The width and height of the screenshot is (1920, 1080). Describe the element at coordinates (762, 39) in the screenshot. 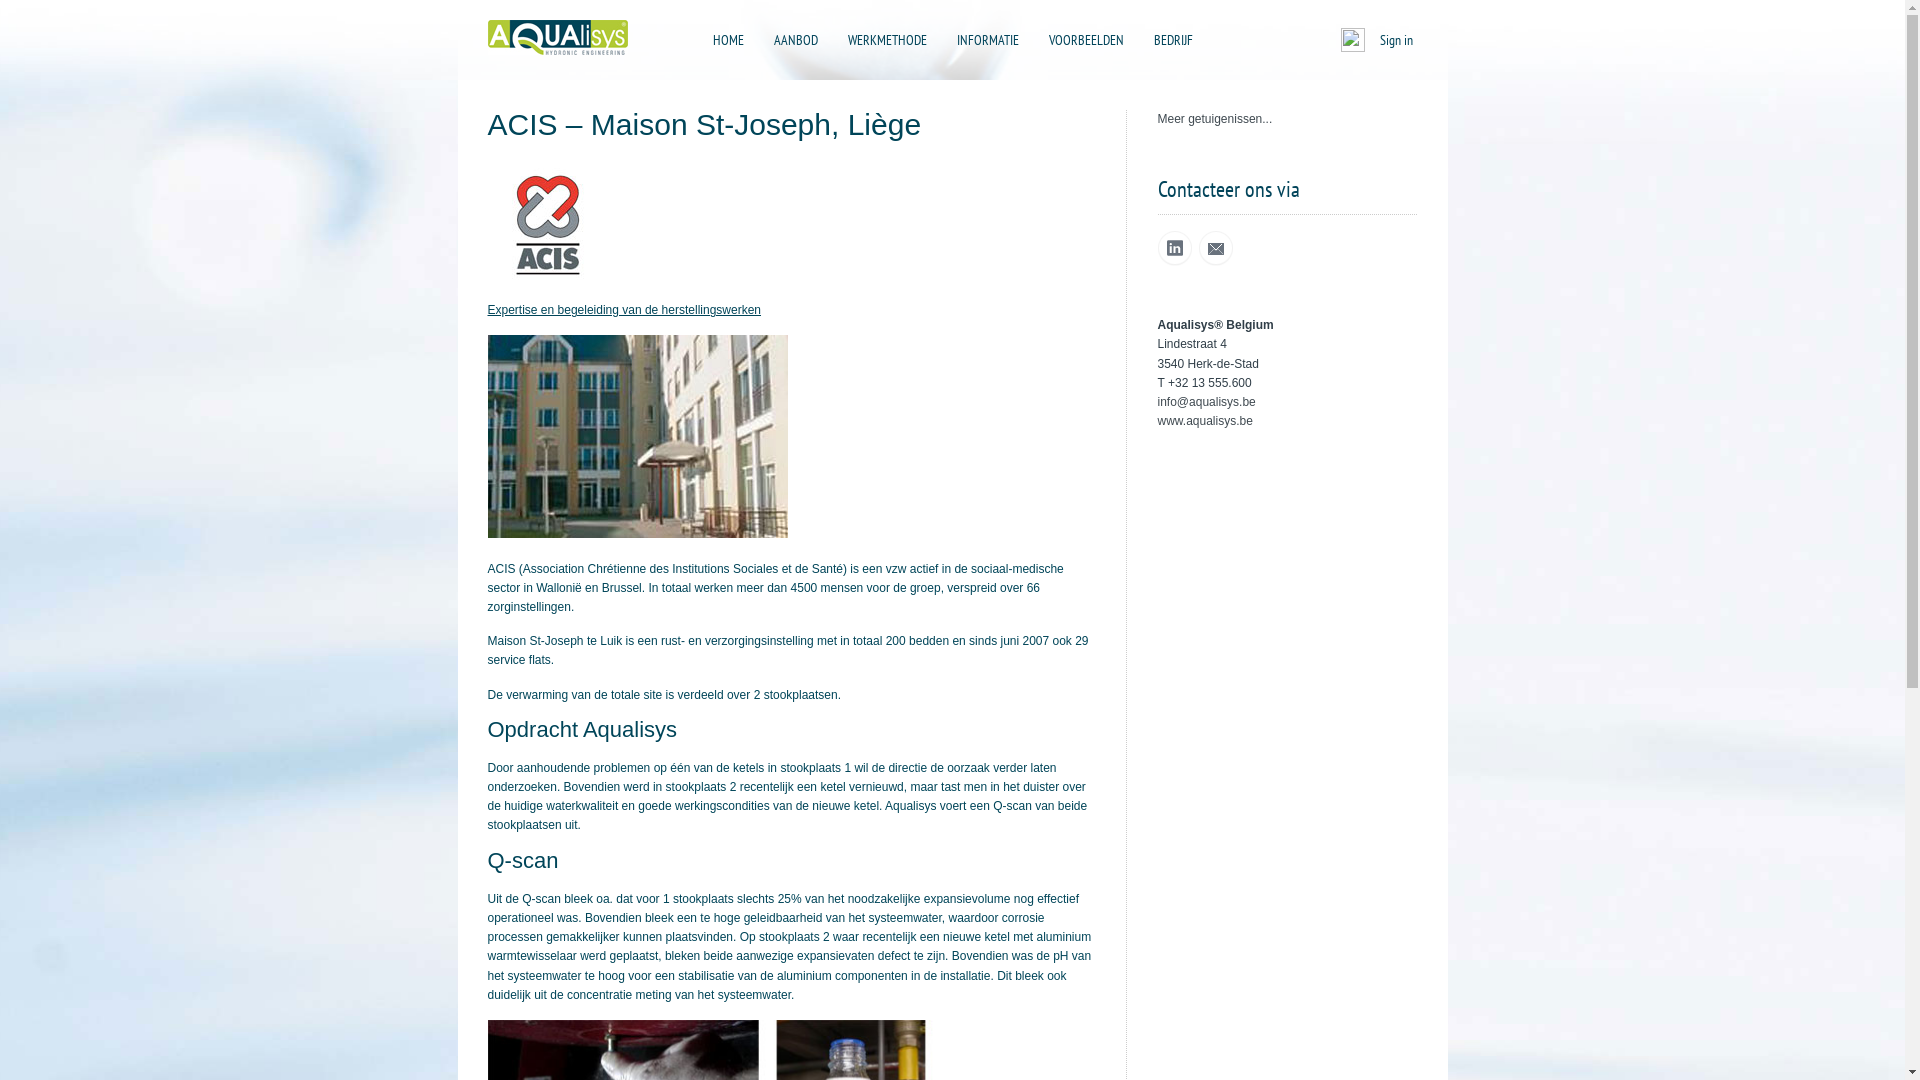

I see `'AANBOD'` at that location.